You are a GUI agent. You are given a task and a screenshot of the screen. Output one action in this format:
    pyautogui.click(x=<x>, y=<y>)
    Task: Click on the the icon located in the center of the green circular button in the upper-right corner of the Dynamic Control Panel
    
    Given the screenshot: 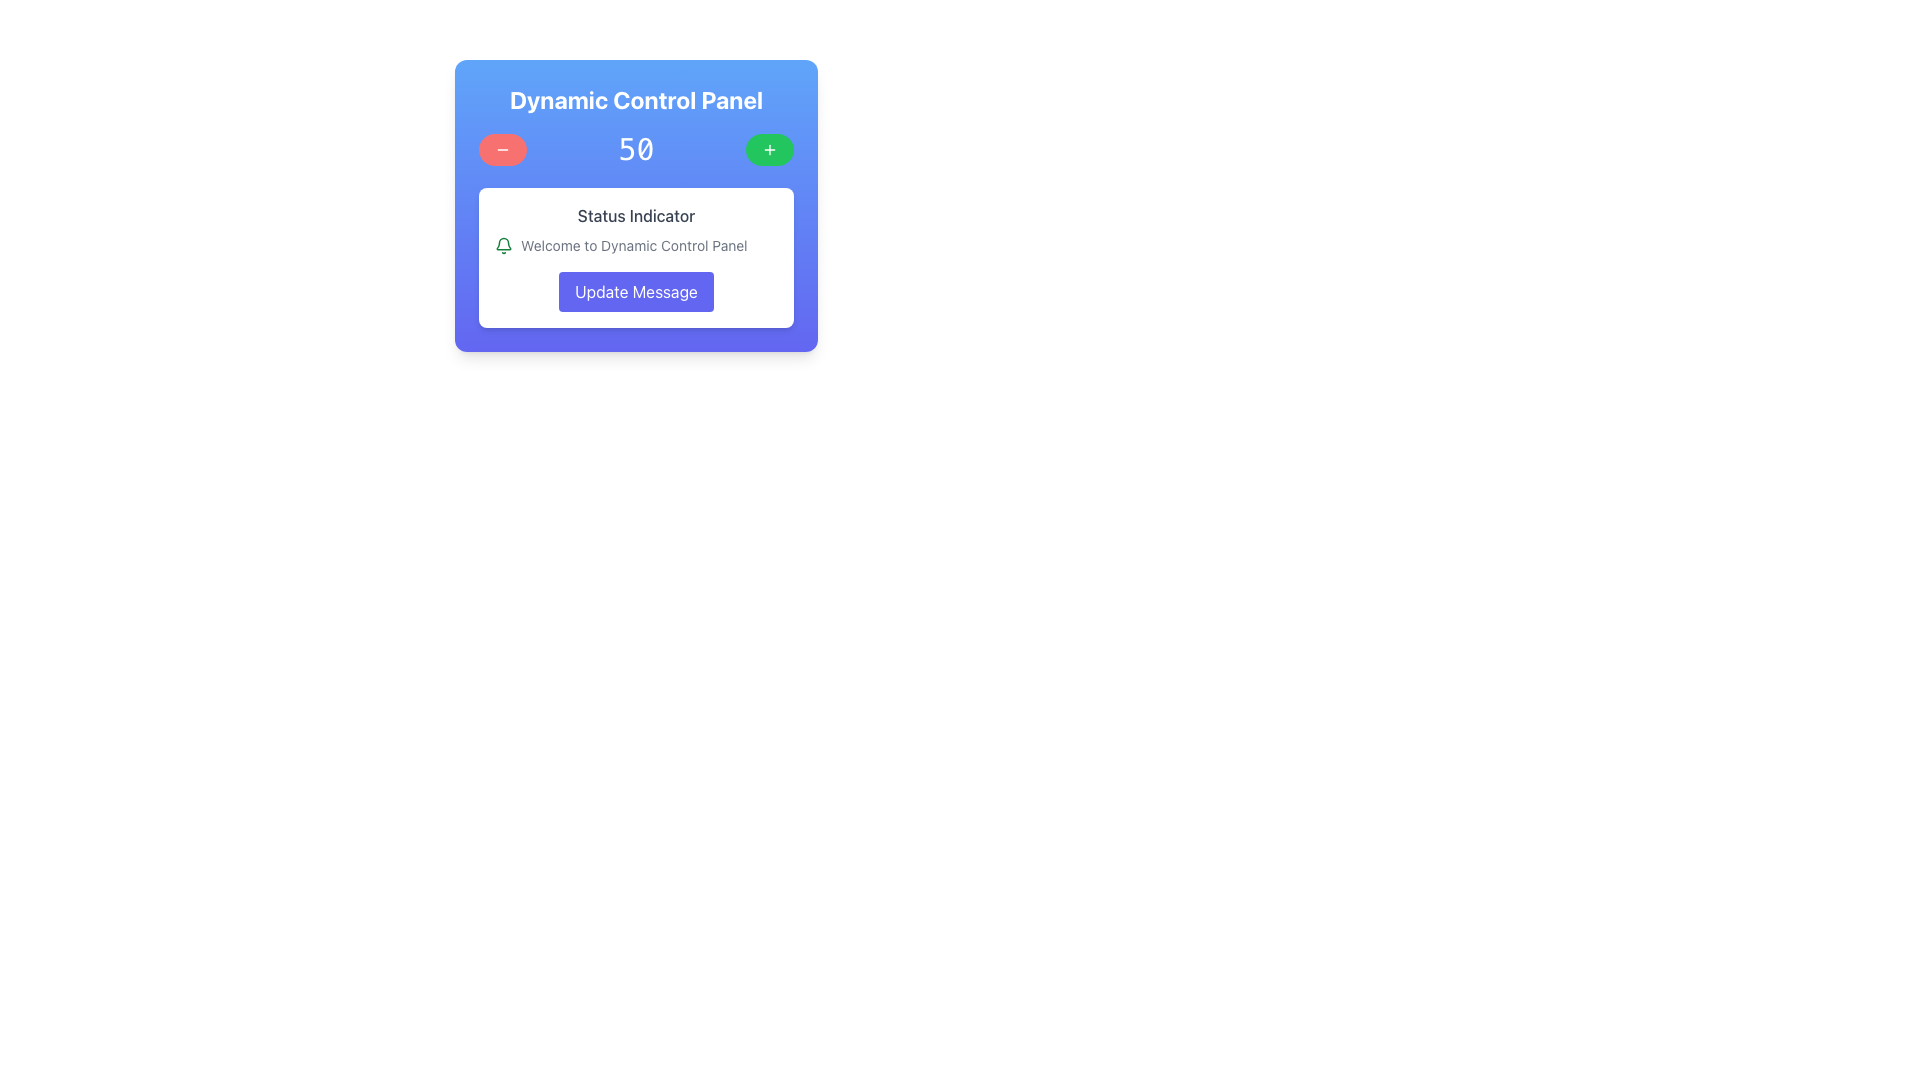 What is the action you would take?
    pyautogui.click(x=768, y=149)
    